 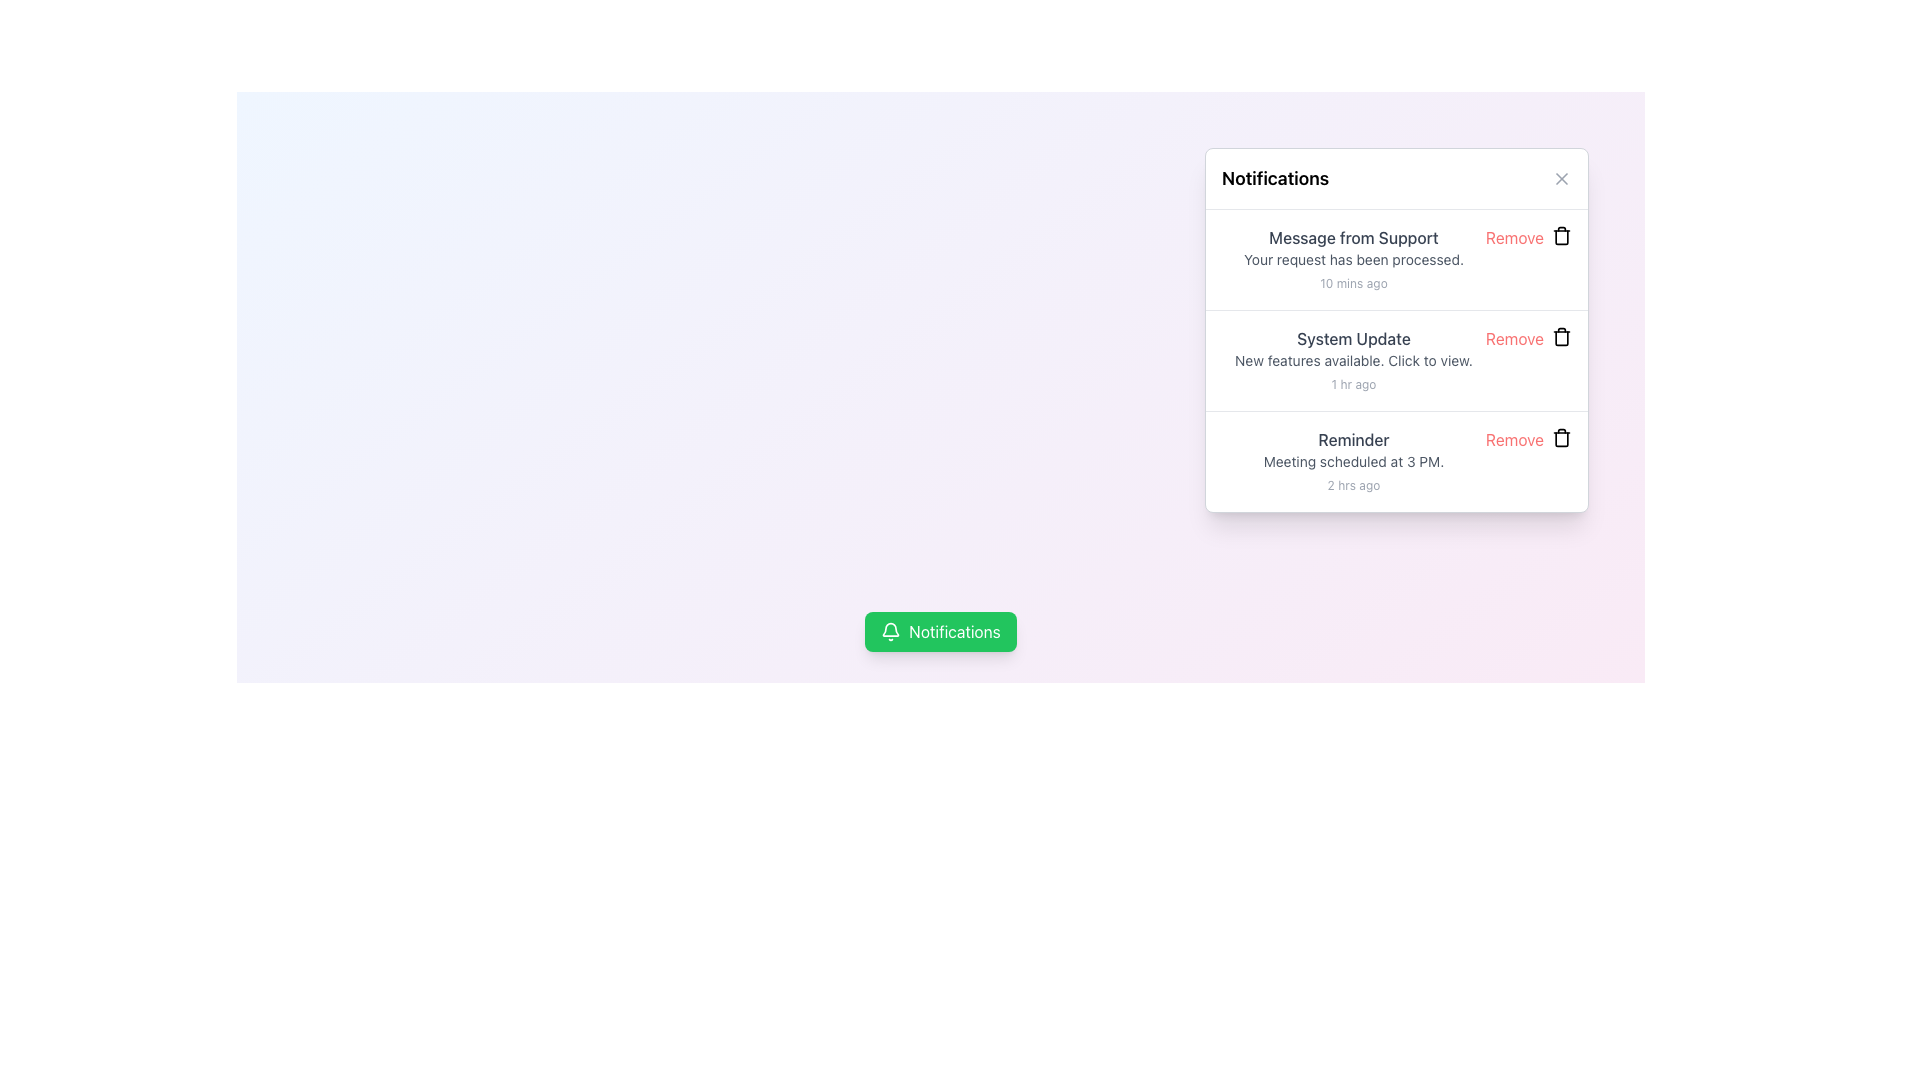 I want to click on the third notification card in the notification panel, so click(x=1395, y=461).